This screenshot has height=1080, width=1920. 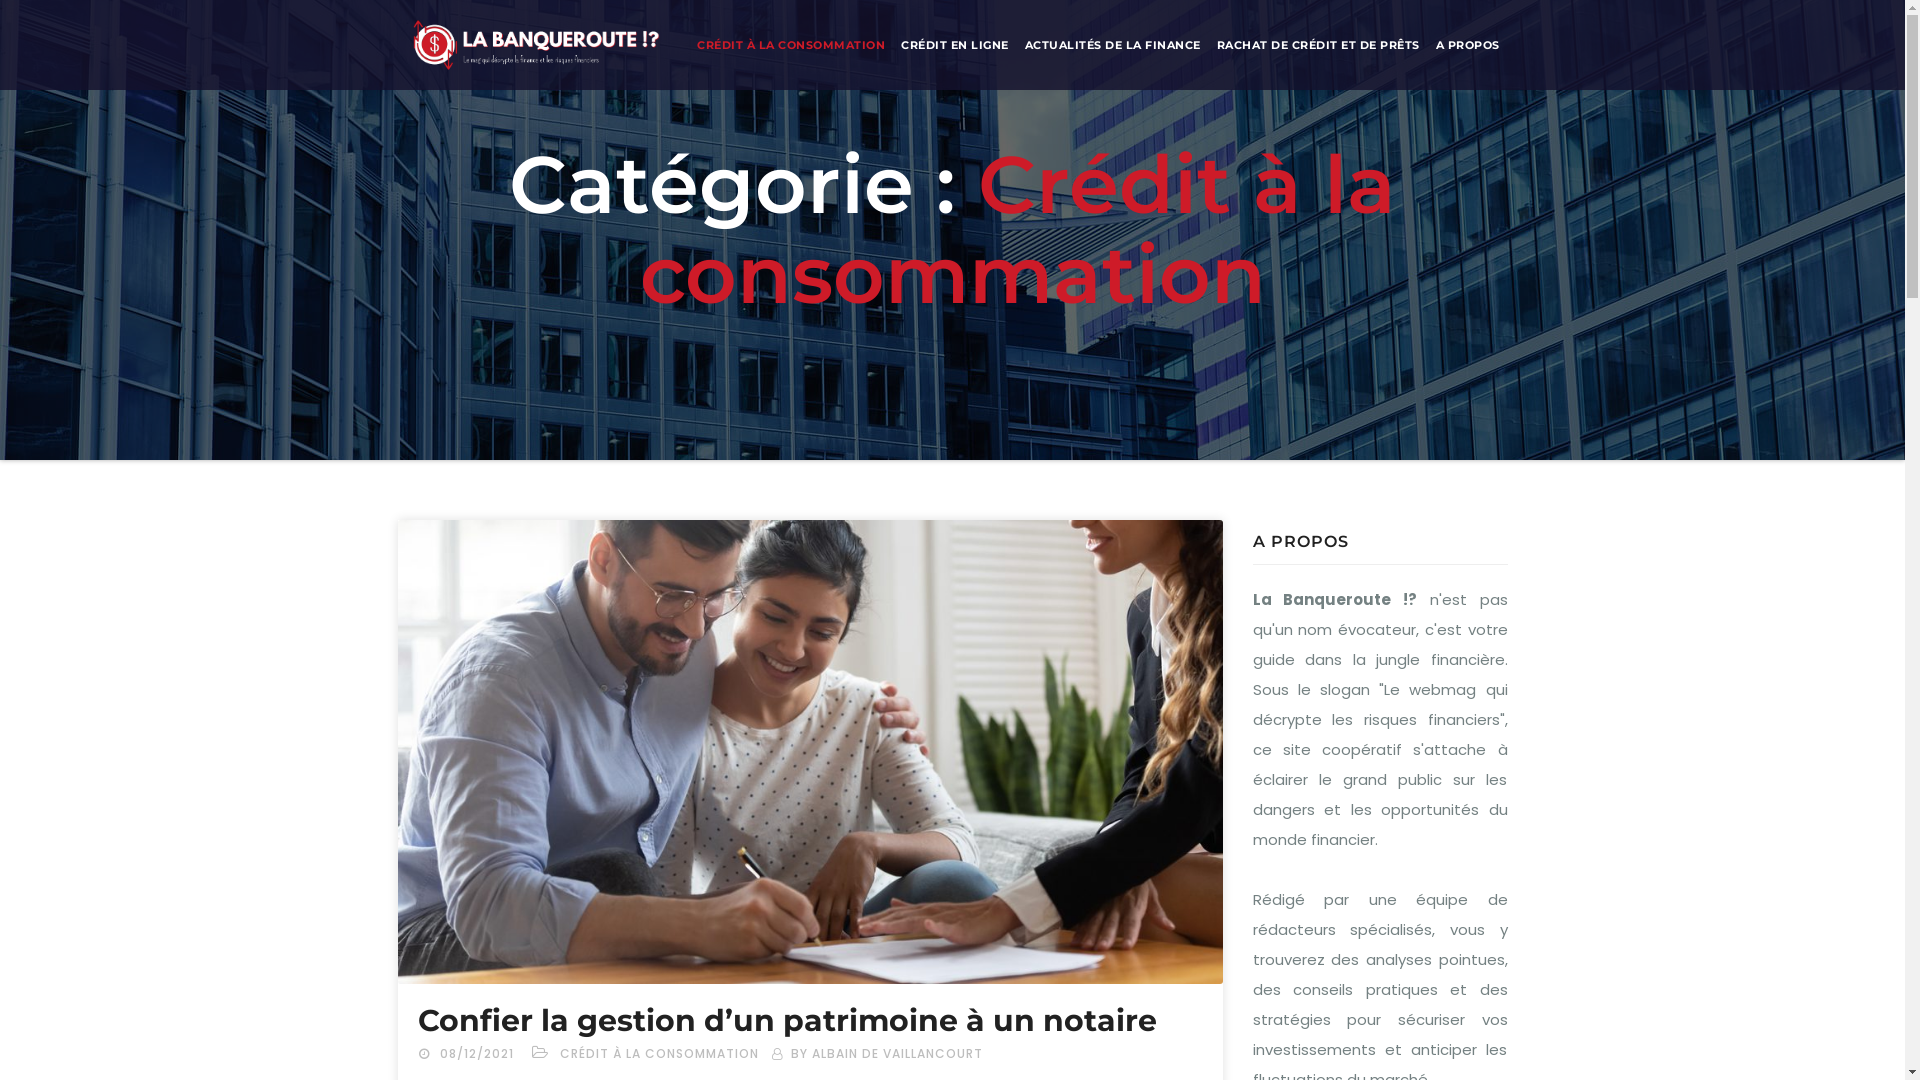 What do you see at coordinates (1468, 45) in the screenshot?
I see `'A PROPOS'` at bounding box center [1468, 45].